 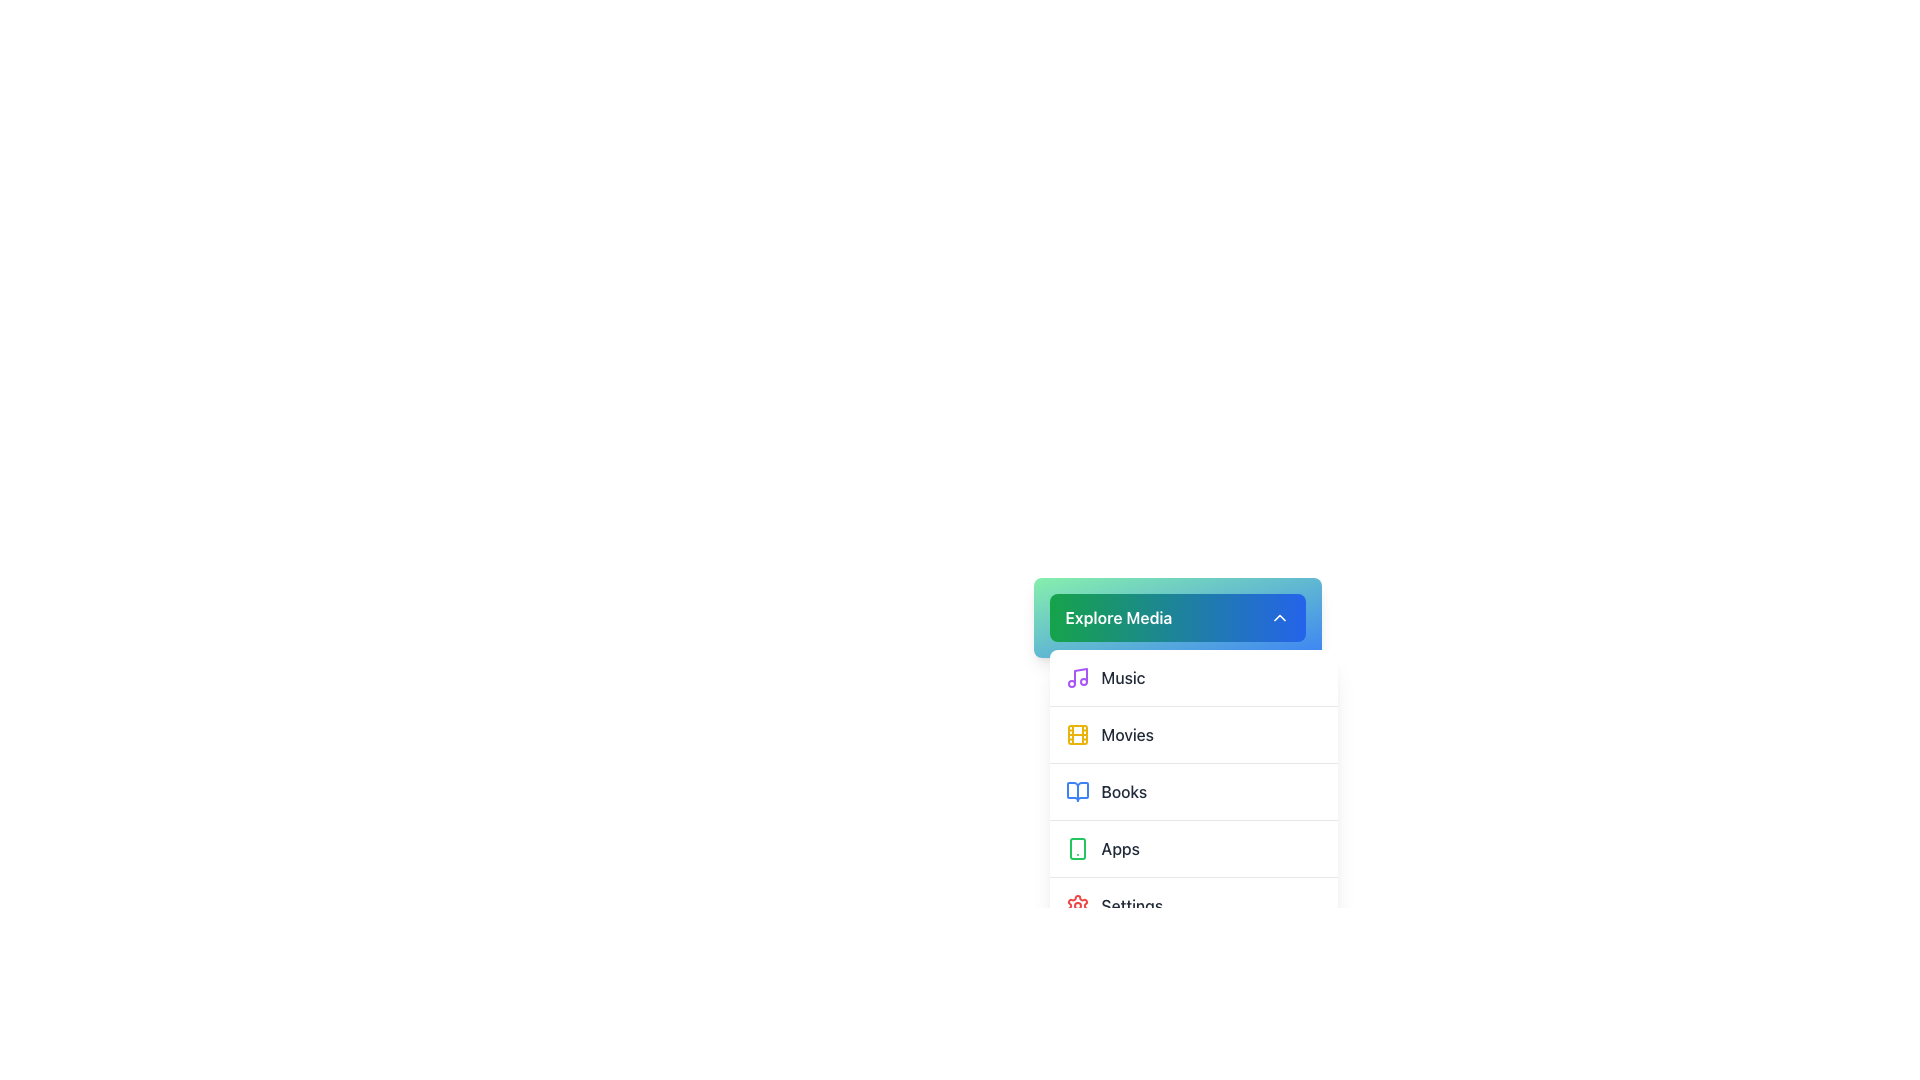 What do you see at coordinates (1123, 677) in the screenshot?
I see `the 'Music' text label which is styled in medium dark gray and positioned next to a purple musical note icon under the 'Explore Media' dropdown` at bounding box center [1123, 677].